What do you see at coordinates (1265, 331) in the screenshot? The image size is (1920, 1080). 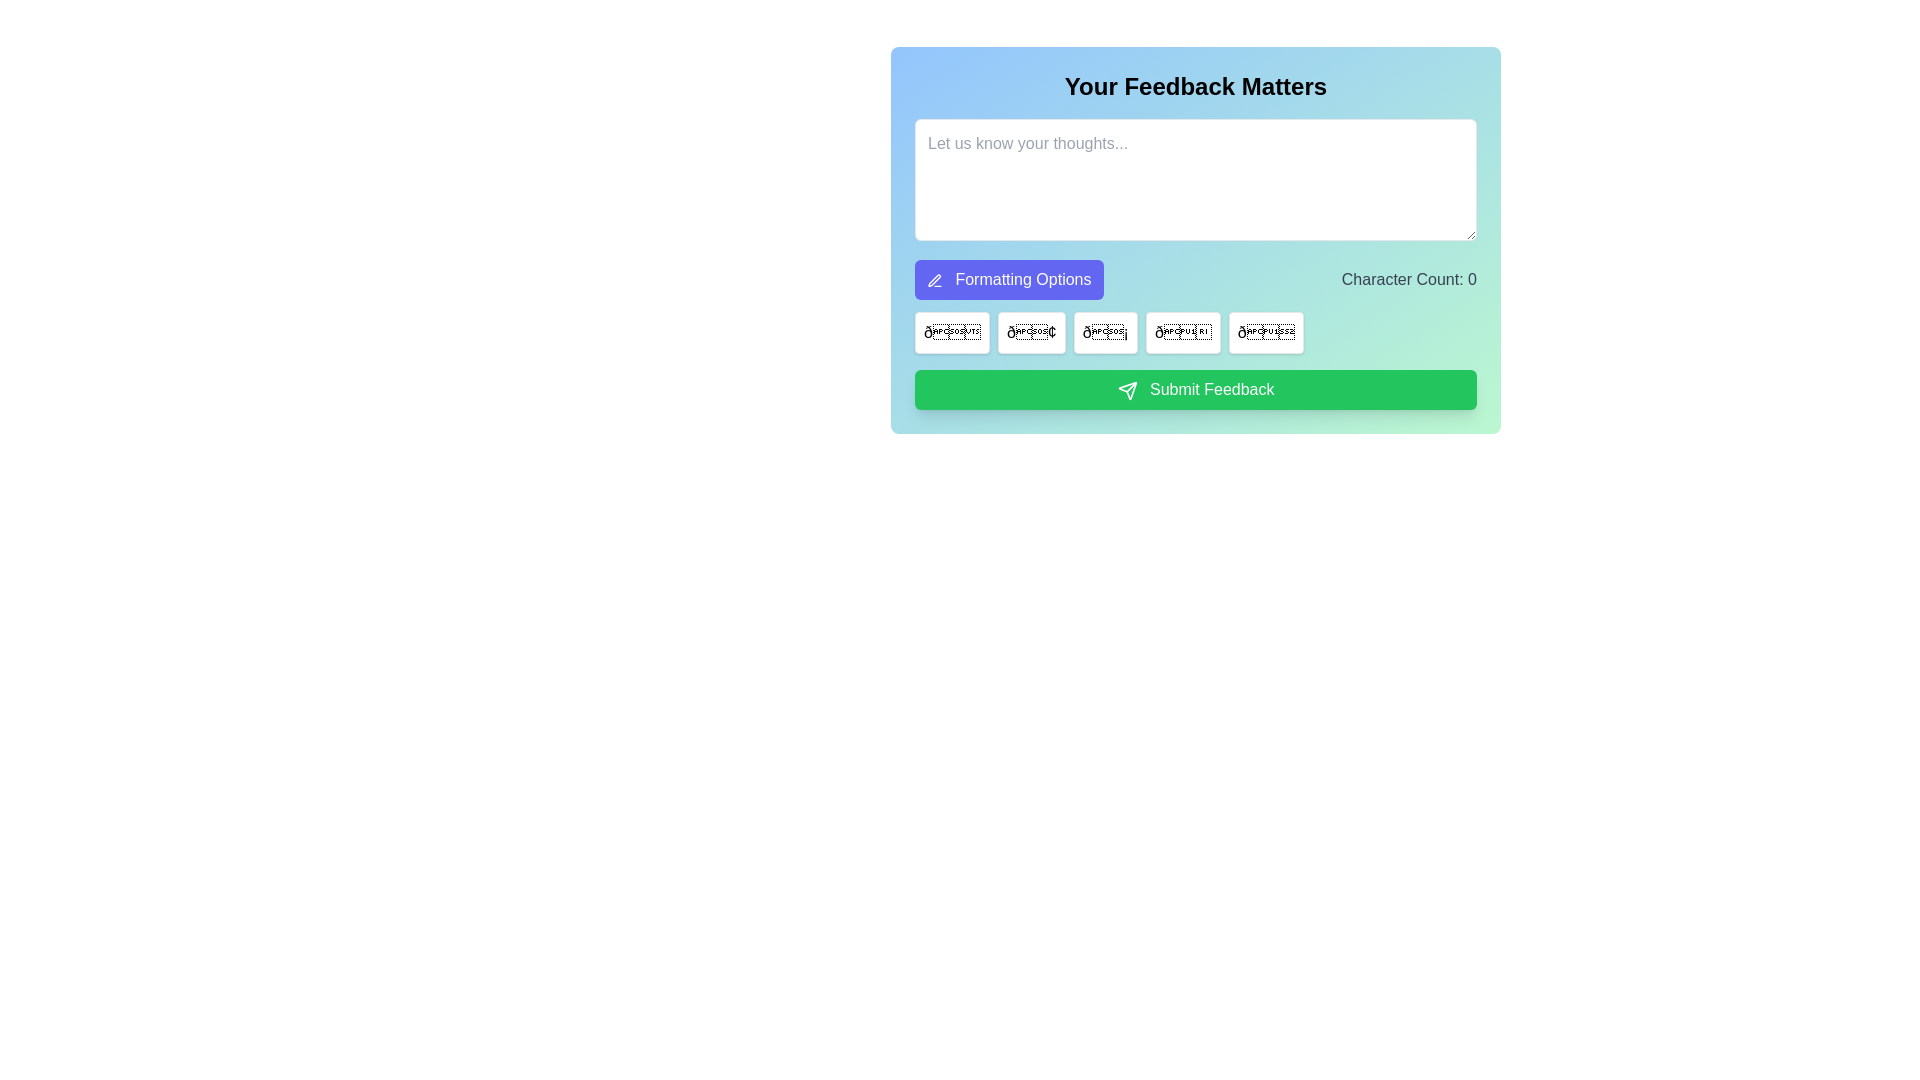 I see `the fifth white button with rounded corners and an emoji-like icon, located below the input field and formatting options` at bounding box center [1265, 331].